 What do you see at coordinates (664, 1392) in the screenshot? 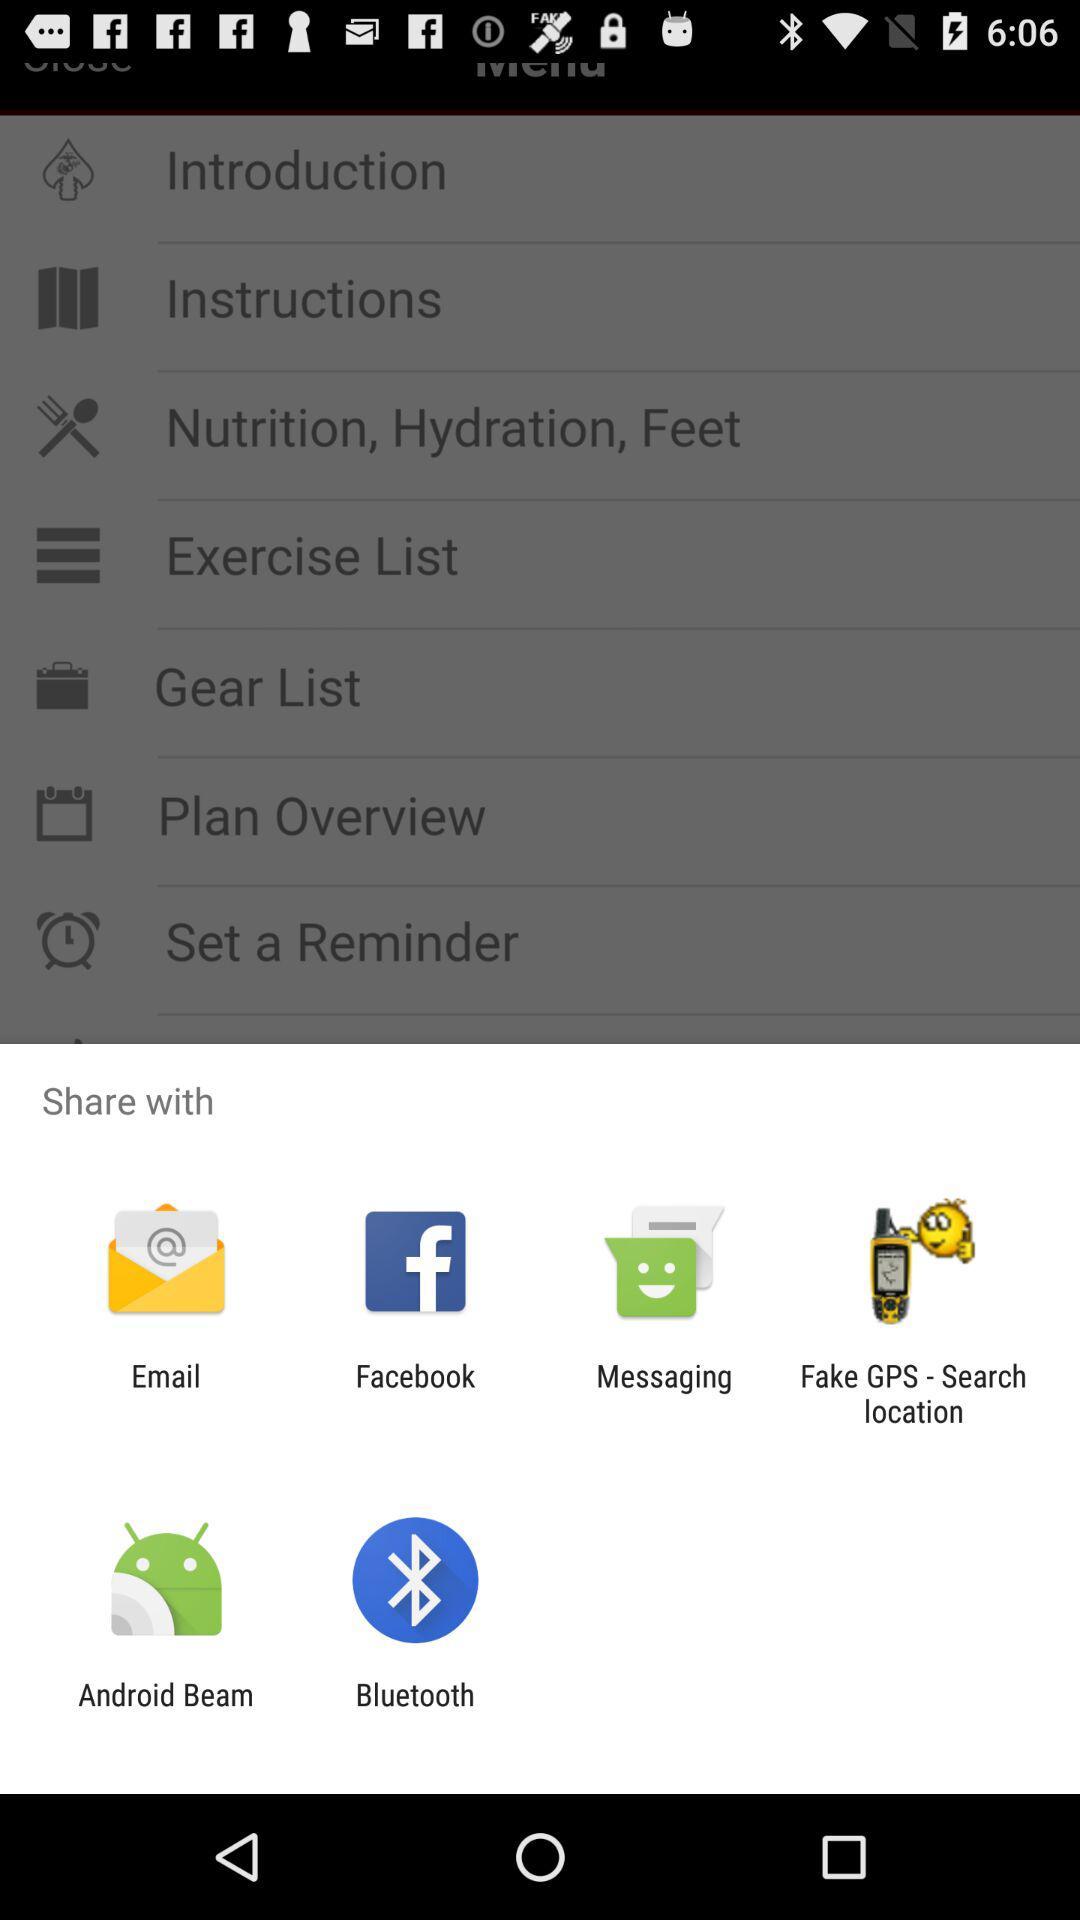
I see `app to the left of the fake gps search icon` at bounding box center [664, 1392].